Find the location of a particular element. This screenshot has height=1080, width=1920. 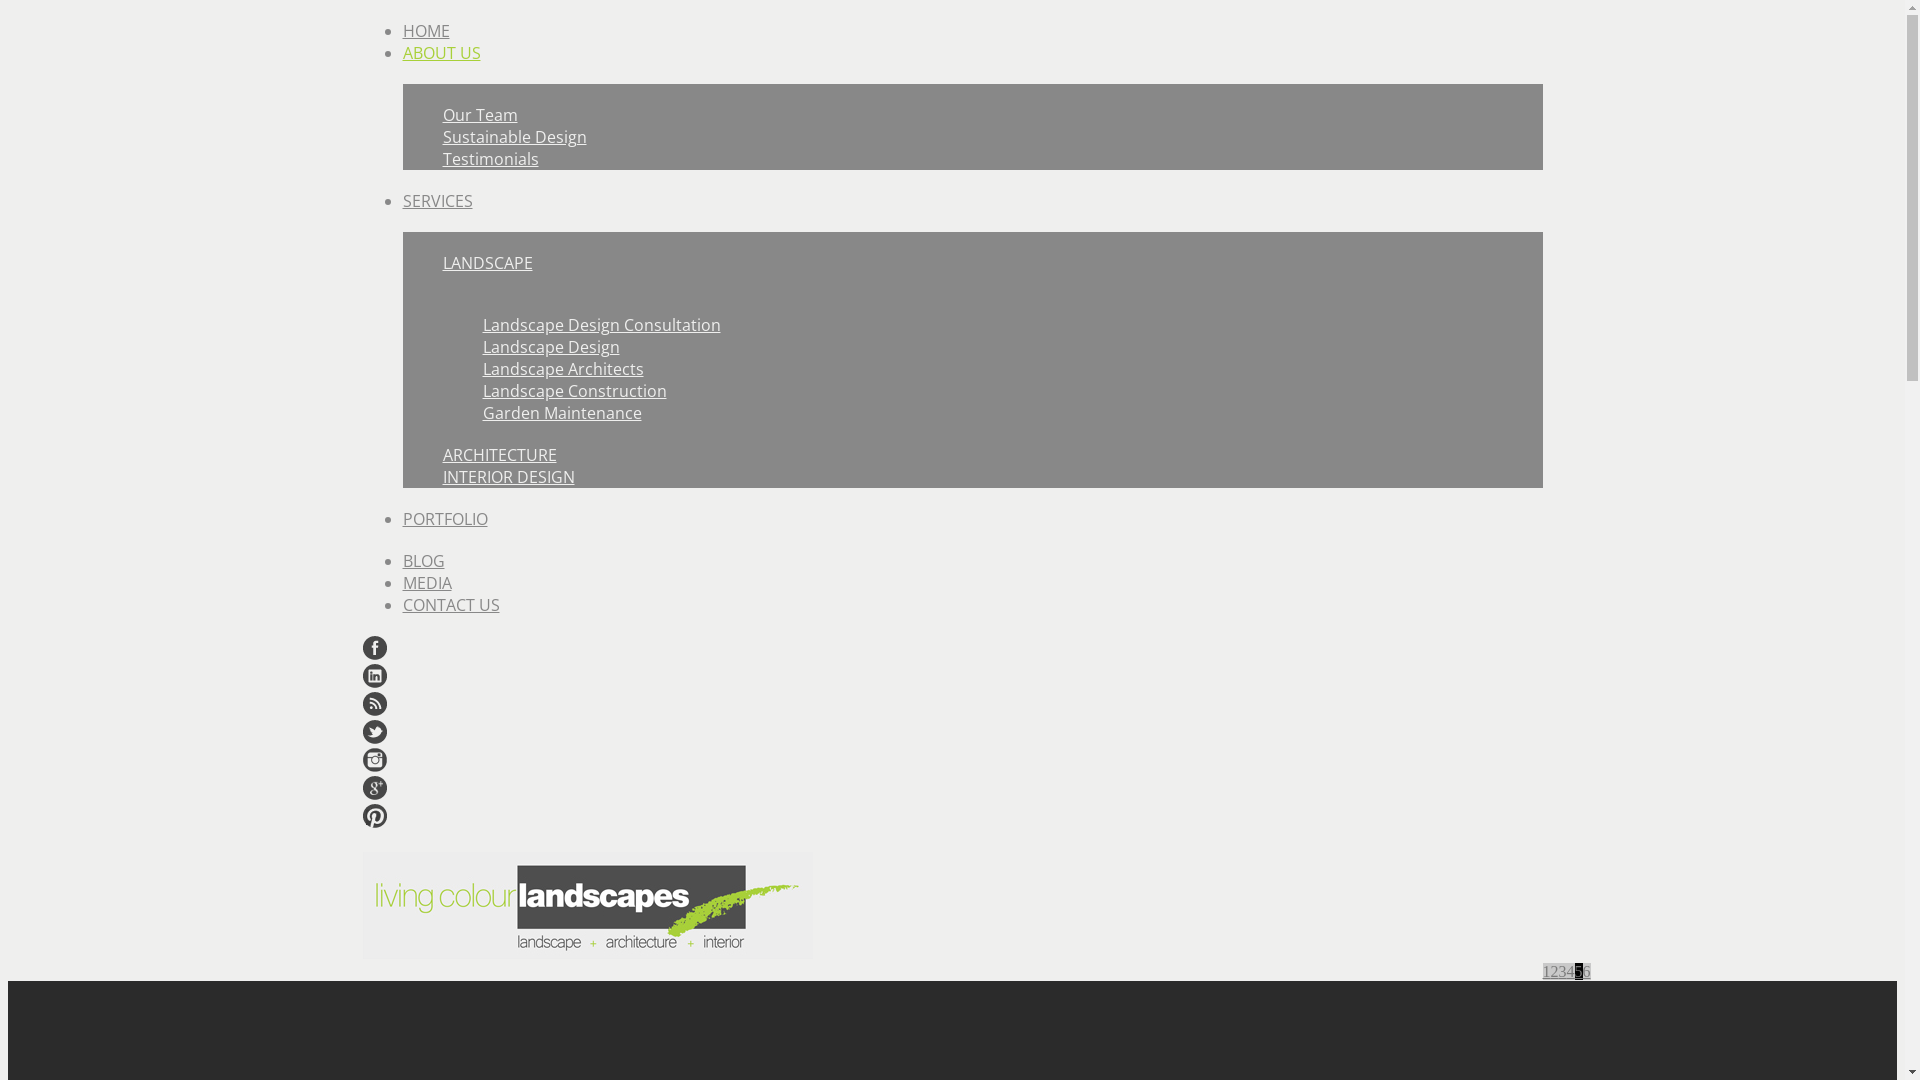

'Landscape Design' is located at coordinates (550, 346).